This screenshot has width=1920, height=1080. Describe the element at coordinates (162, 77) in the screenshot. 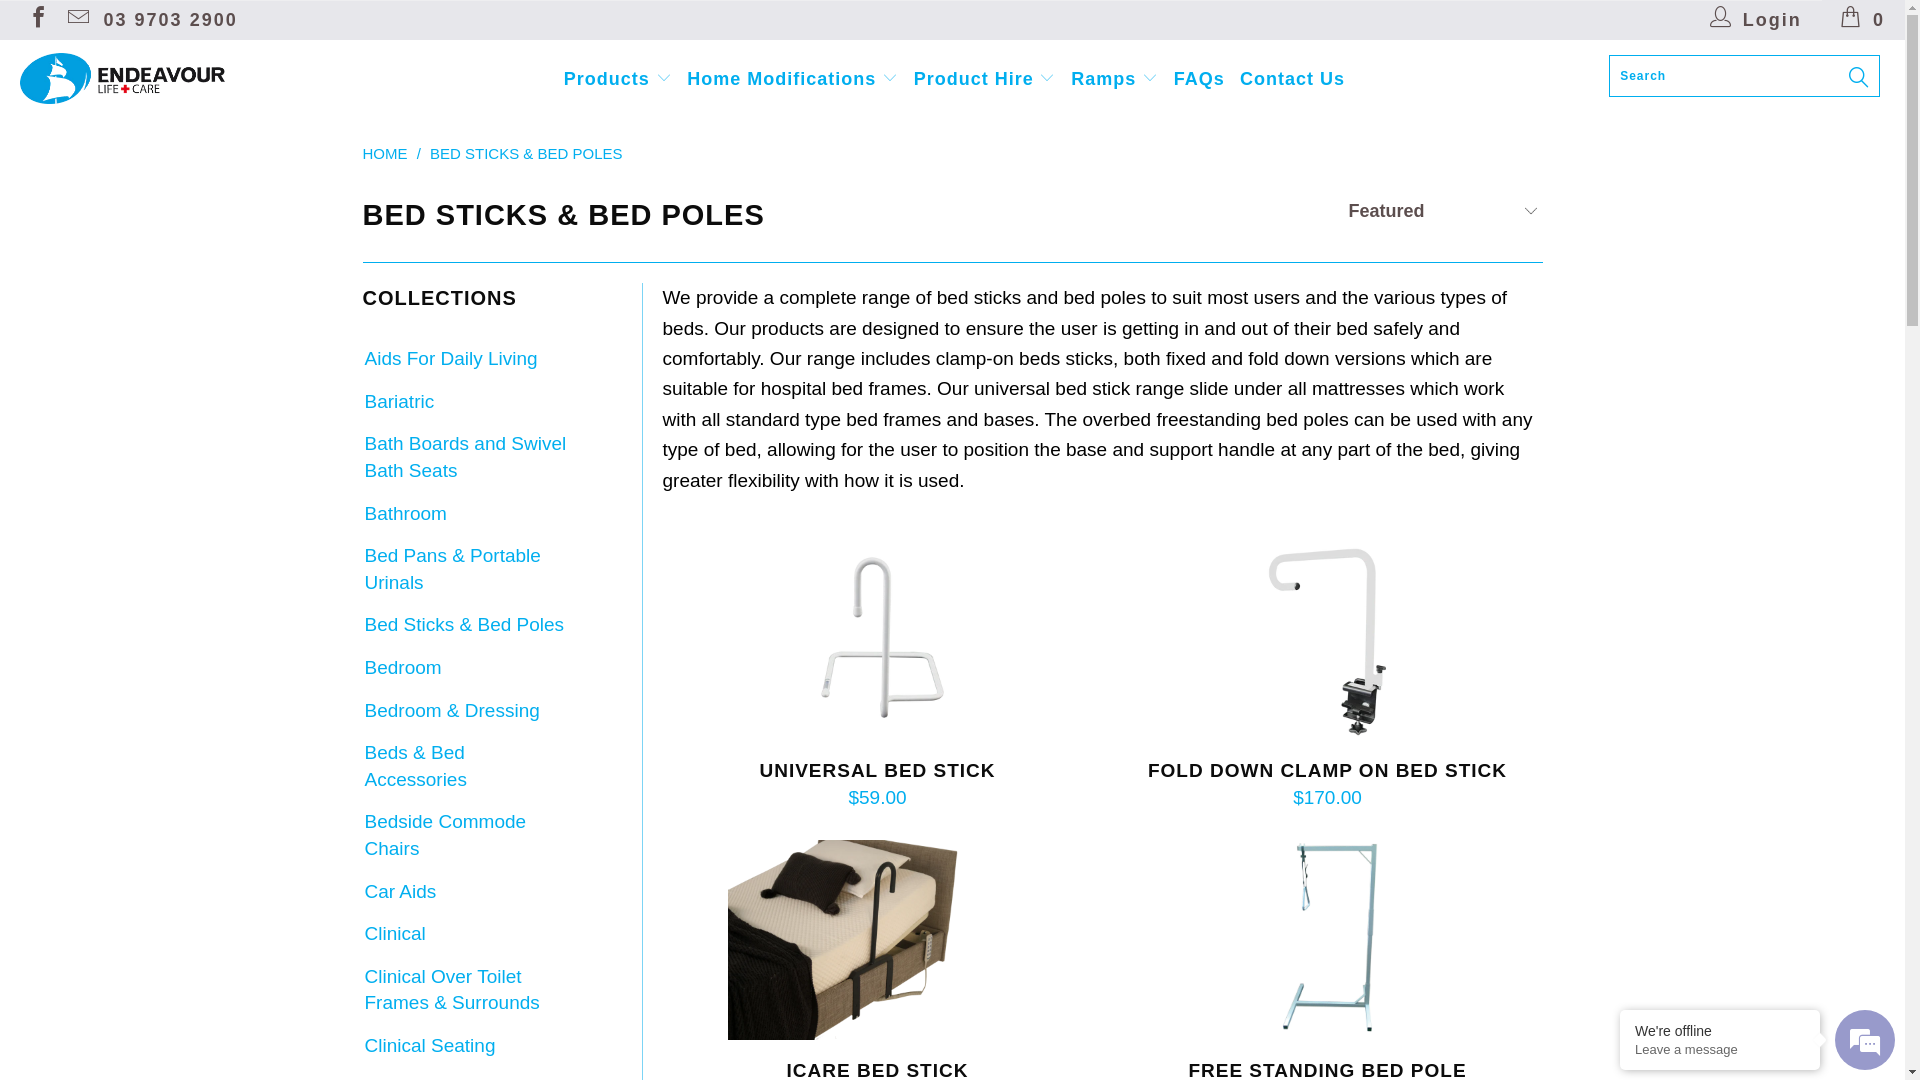

I see `'Endeavour Life Care'` at that location.